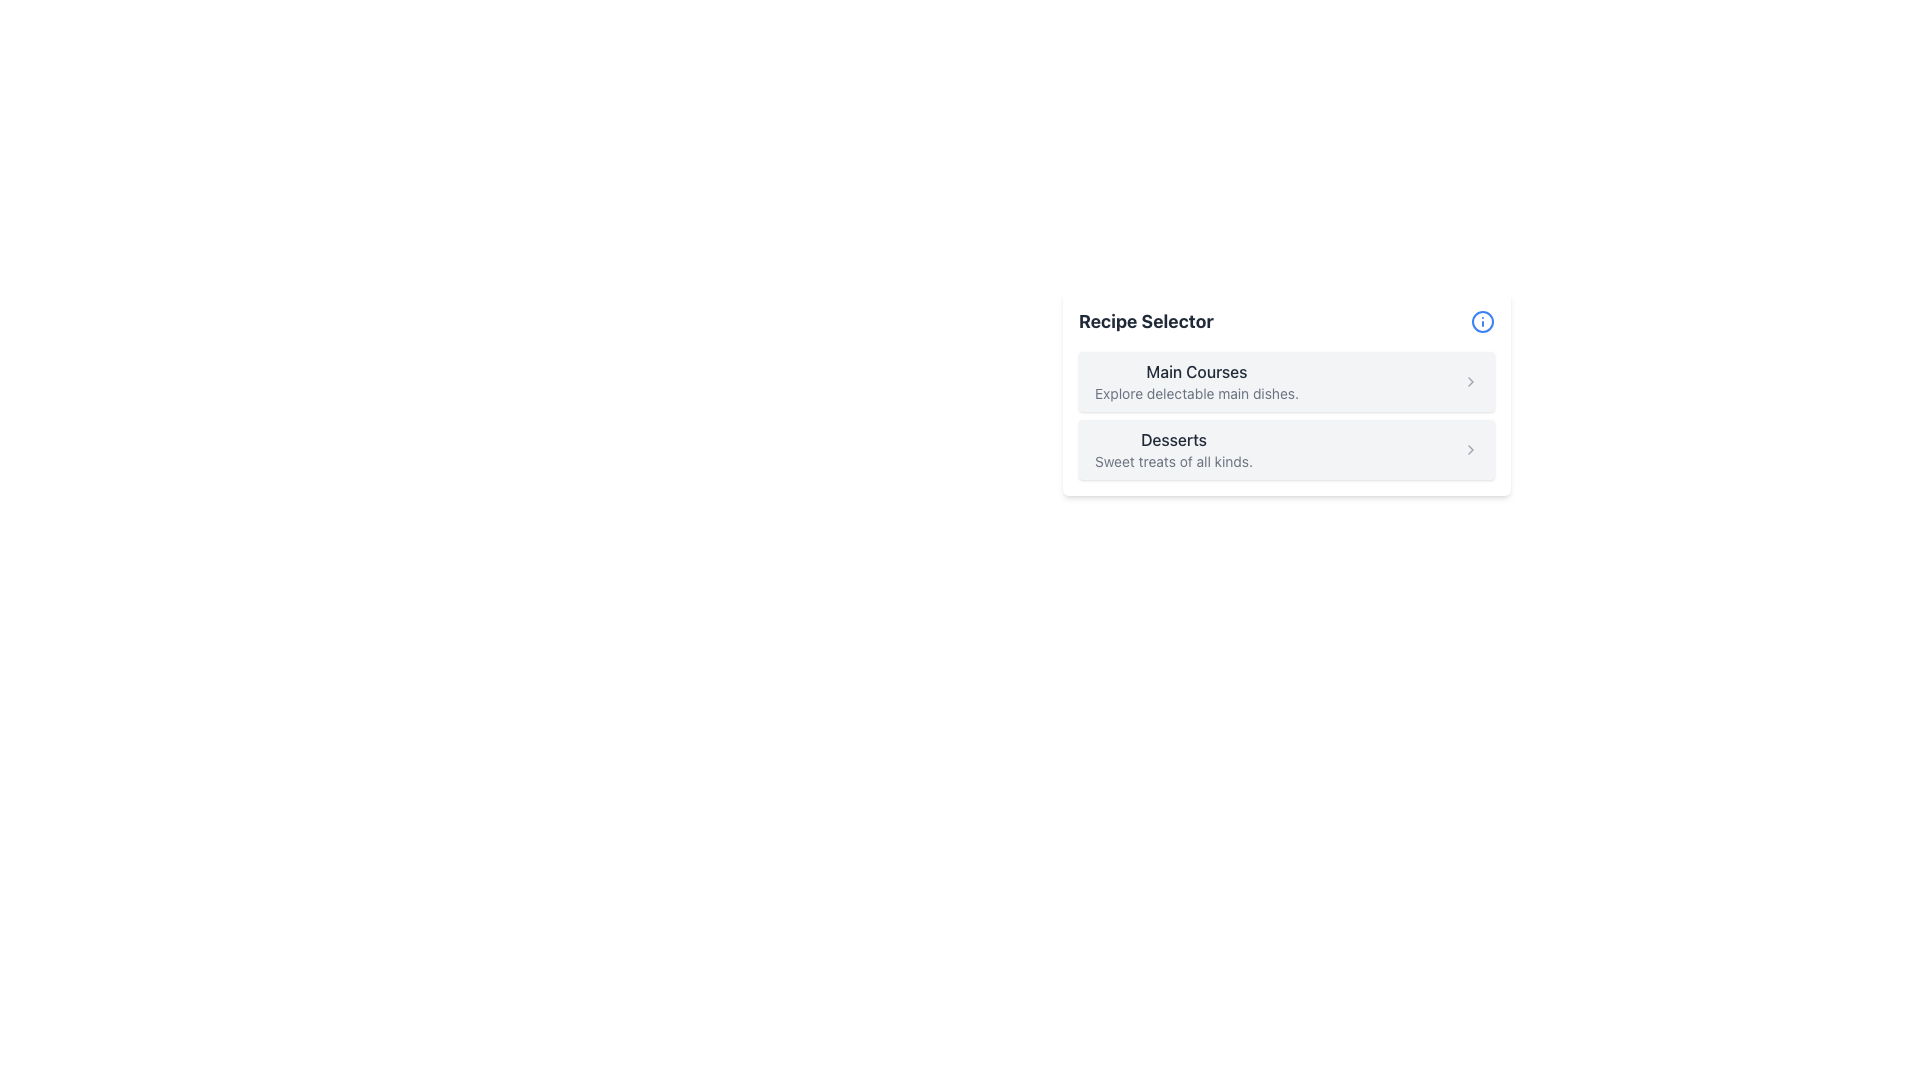  I want to click on the 'Desserts' menu list item, which is the second option in the vertical list beneath 'Main Courses', so click(1174, 450).